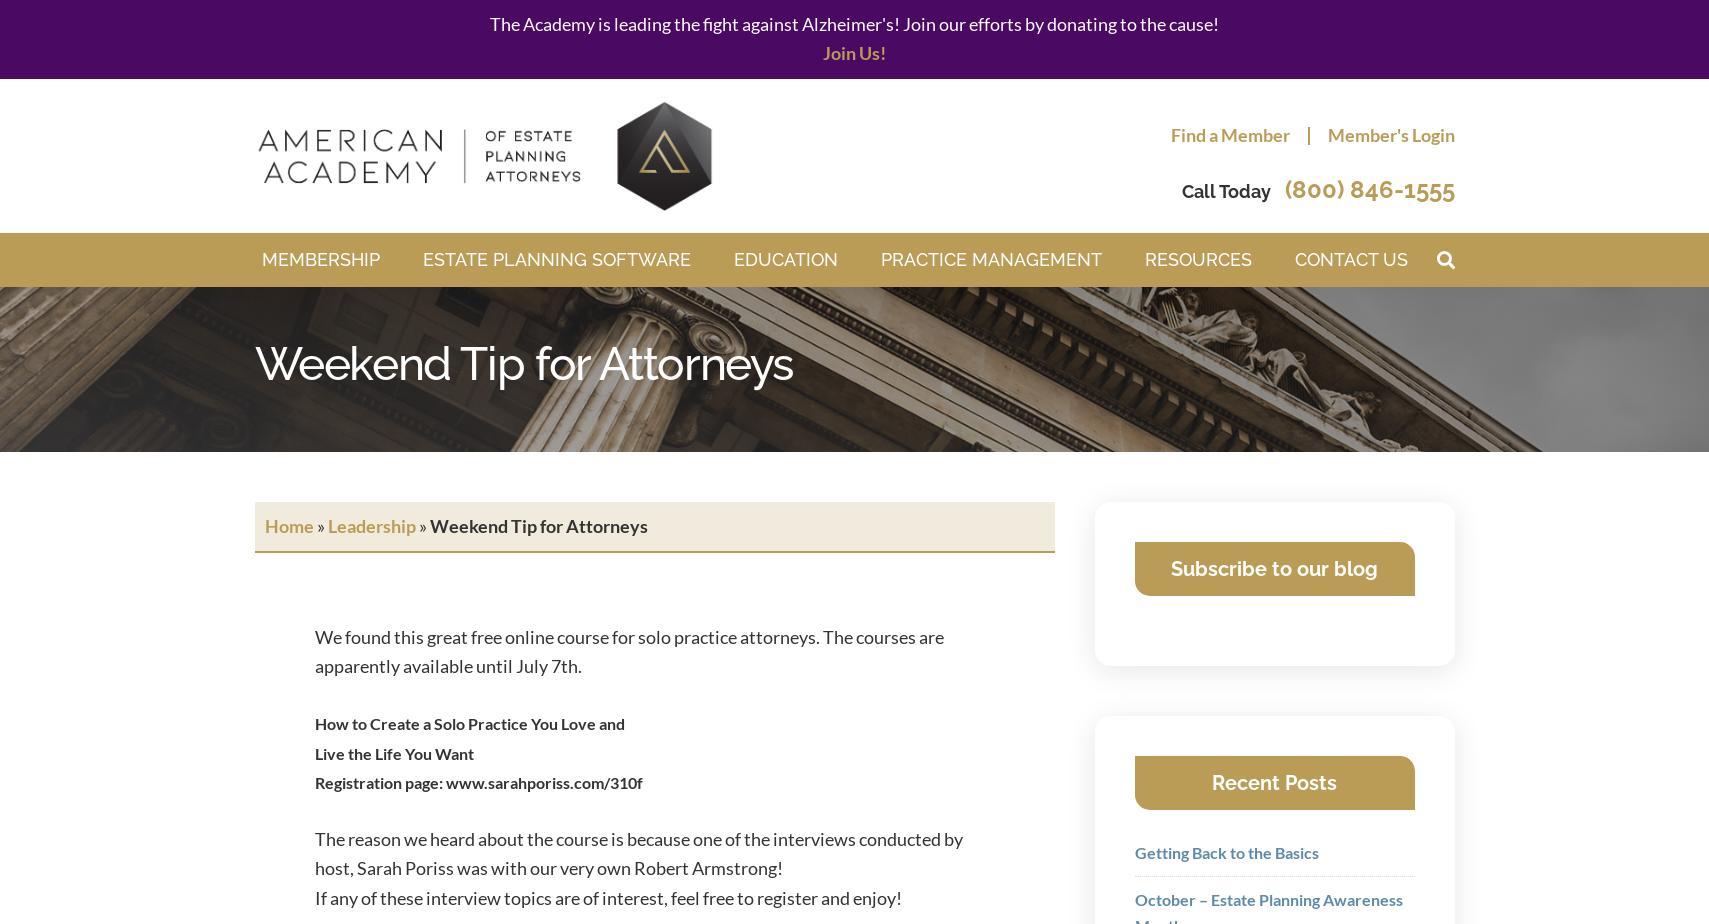 This screenshot has height=924, width=1709. Describe the element at coordinates (554, 259) in the screenshot. I see `'Estate planning software'` at that location.